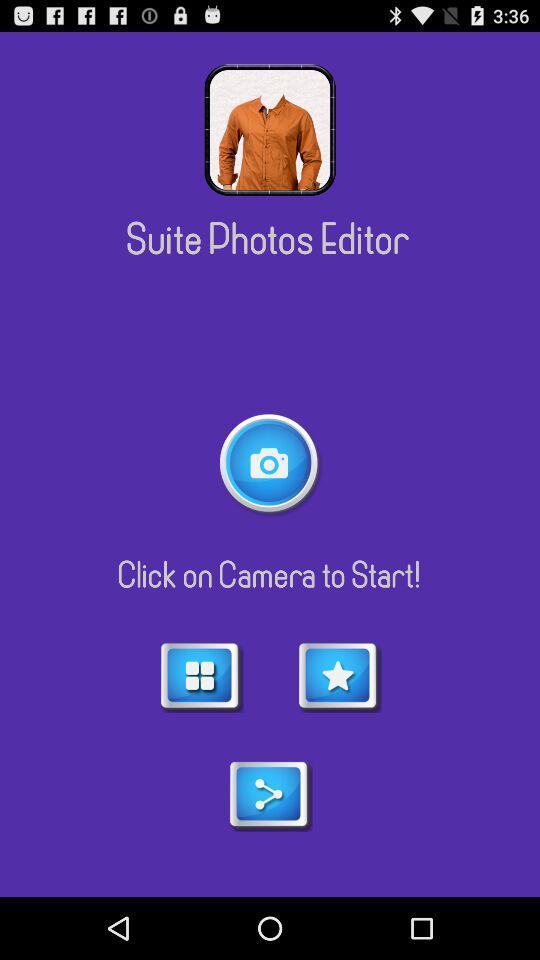 This screenshot has height=960, width=540. What do you see at coordinates (270, 464) in the screenshot?
I see `take picture button` at bounding box center [270, 464].